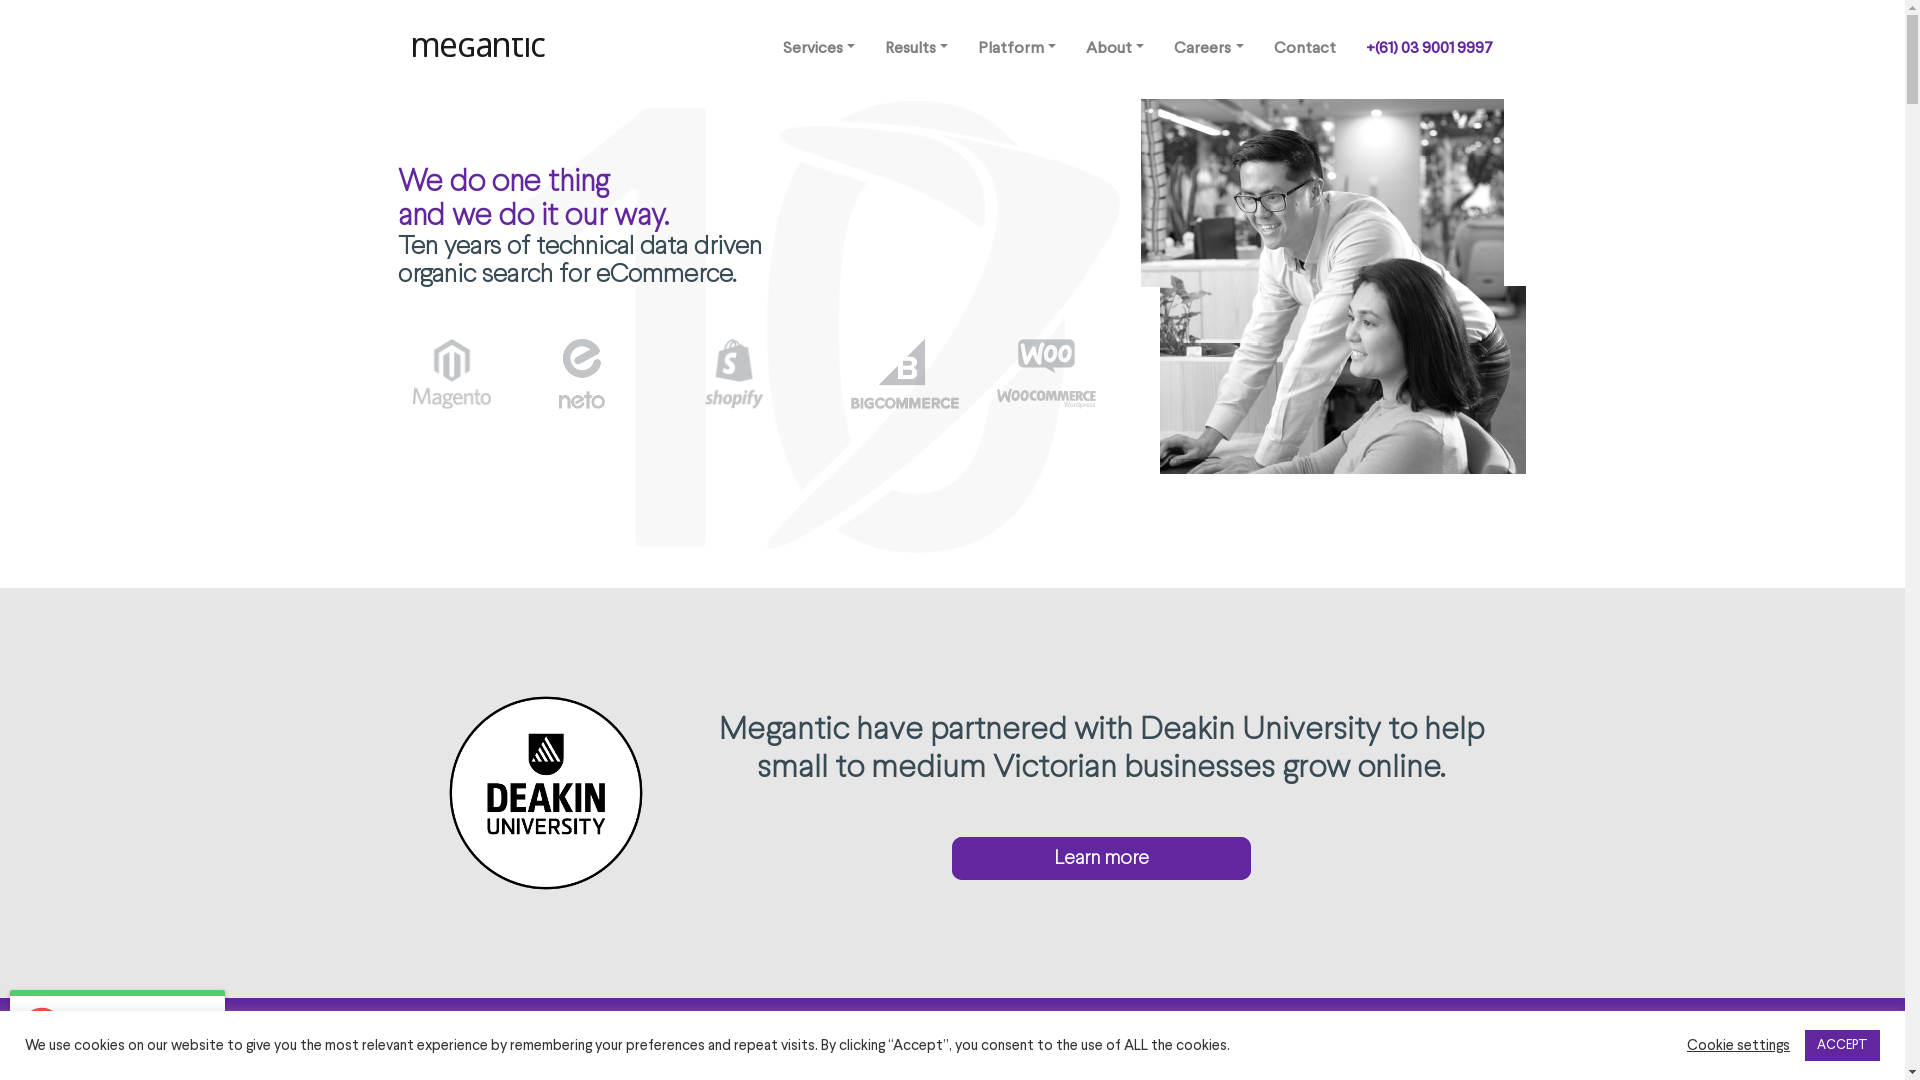  Describe the element at coordinates (819, 48) in the screenshot. I see `'Services'` at that location.